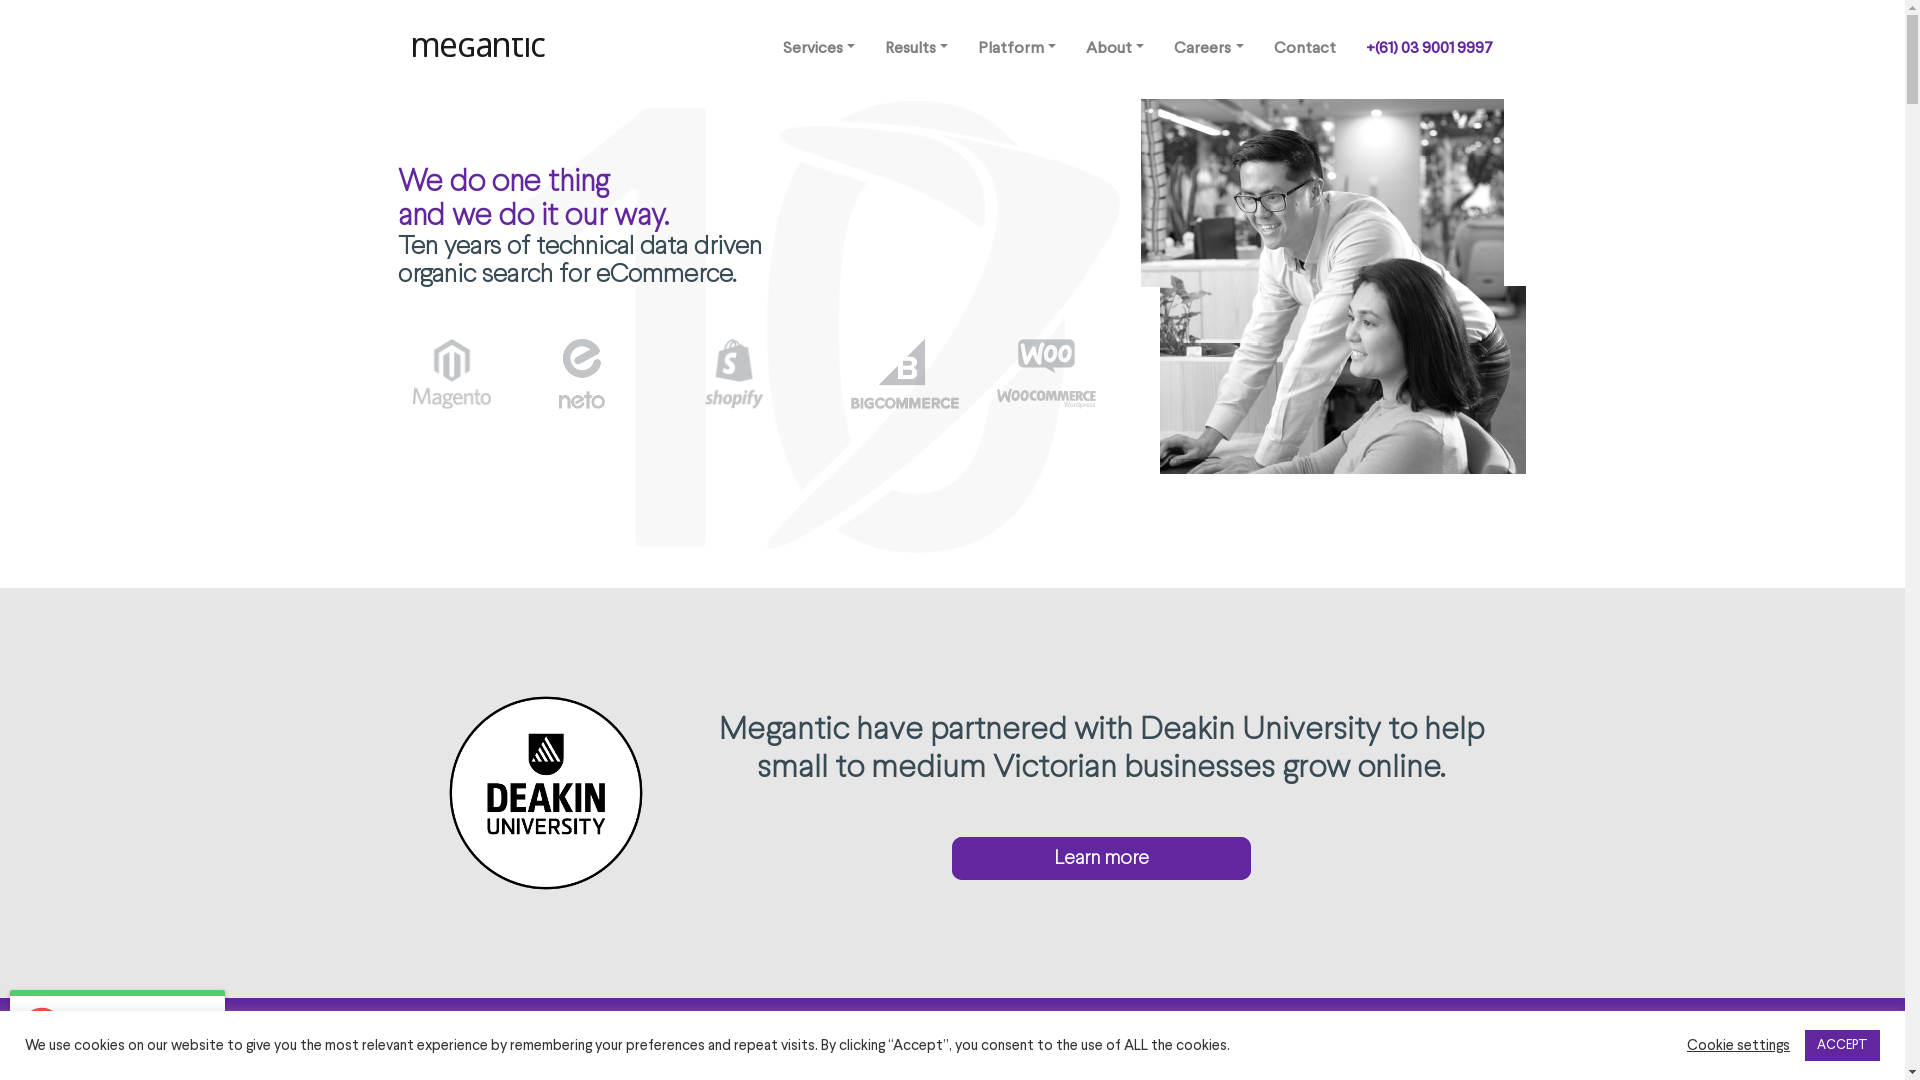  Describe the element at coordinates (819, 48) in the screenshot. I see `'Services'` at that location.